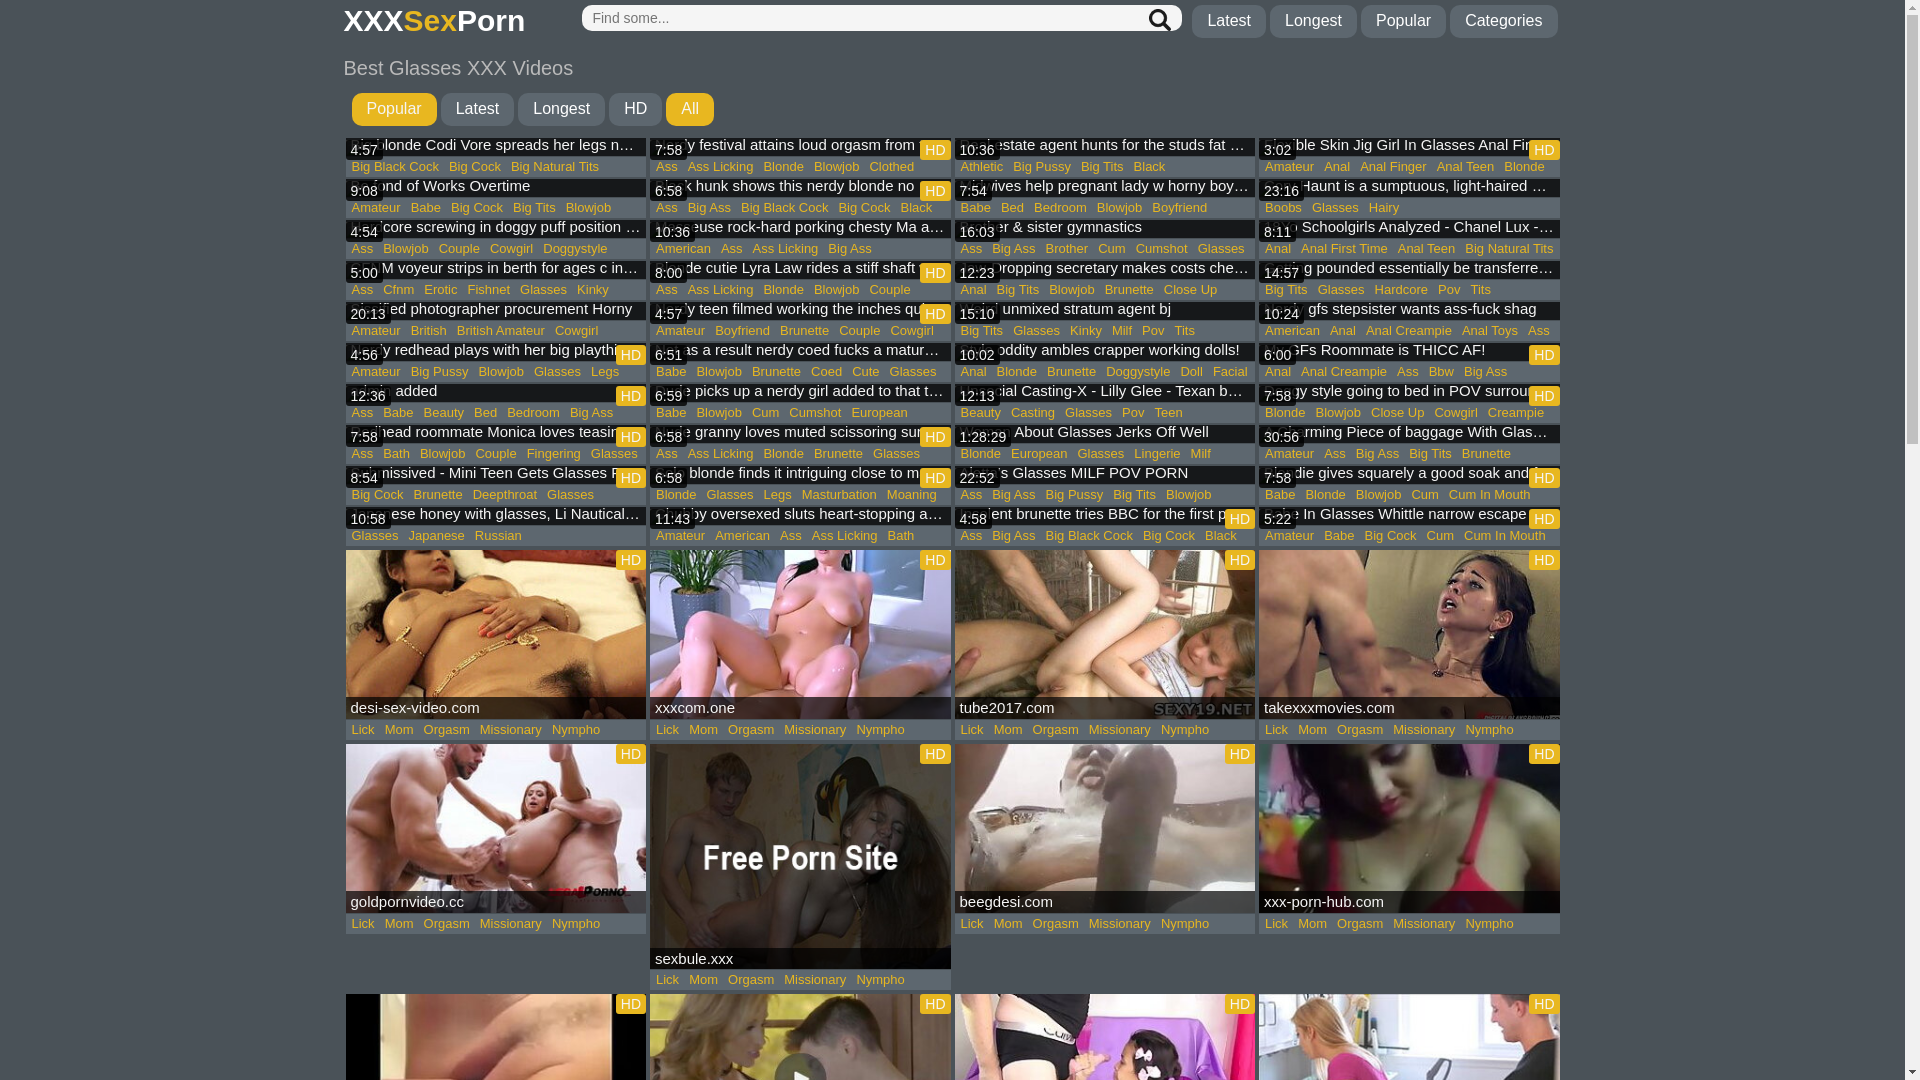 The width and height of the screenshot is (1920, 1080). Describe the element at coordinates (1101, 165) in the screenshot. I see `'Big Tits'` at that location.